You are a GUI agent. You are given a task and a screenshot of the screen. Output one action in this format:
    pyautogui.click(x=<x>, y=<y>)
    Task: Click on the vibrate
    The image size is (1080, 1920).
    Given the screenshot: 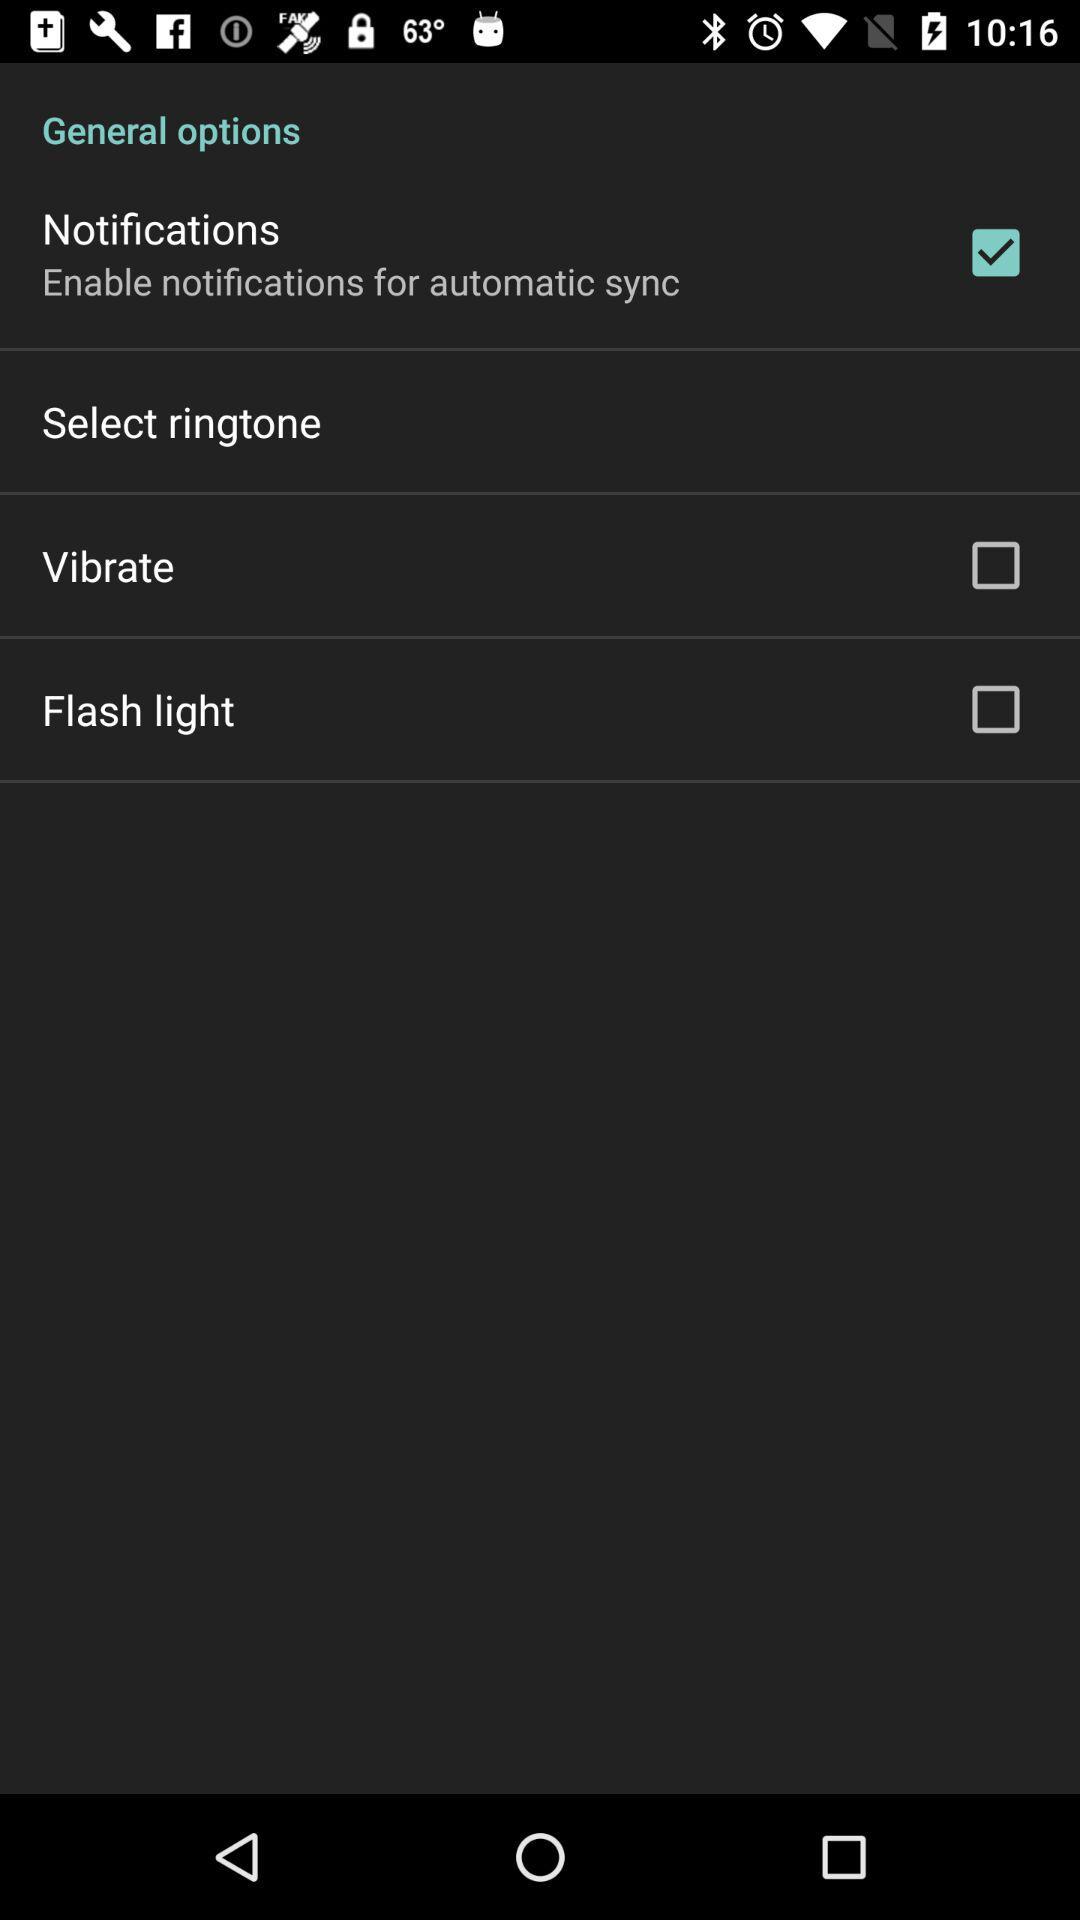 What is the action you would take?
    pyautogui.click(x=108, y=564)
    